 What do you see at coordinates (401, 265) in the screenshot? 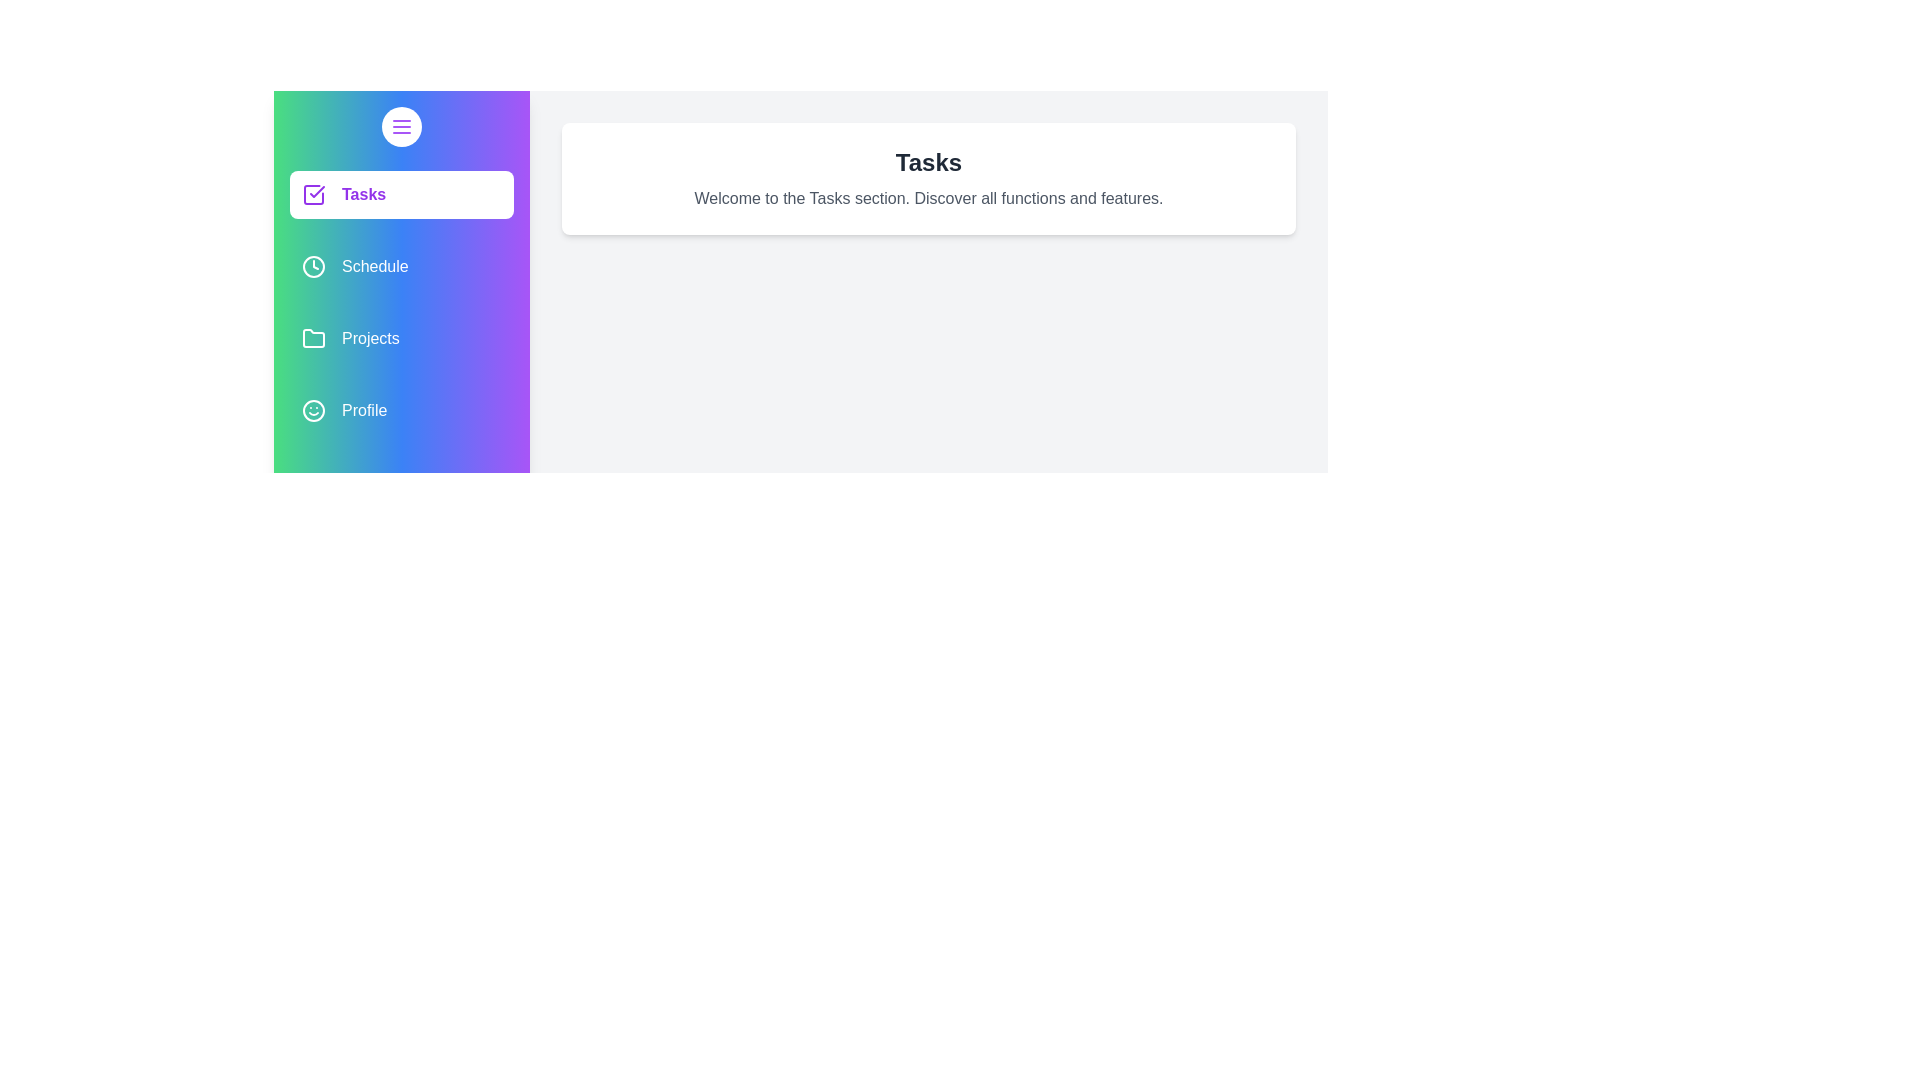
I see `the Schedule section by clicking on its corresponding item in the list` at bounding box center [401, 265].